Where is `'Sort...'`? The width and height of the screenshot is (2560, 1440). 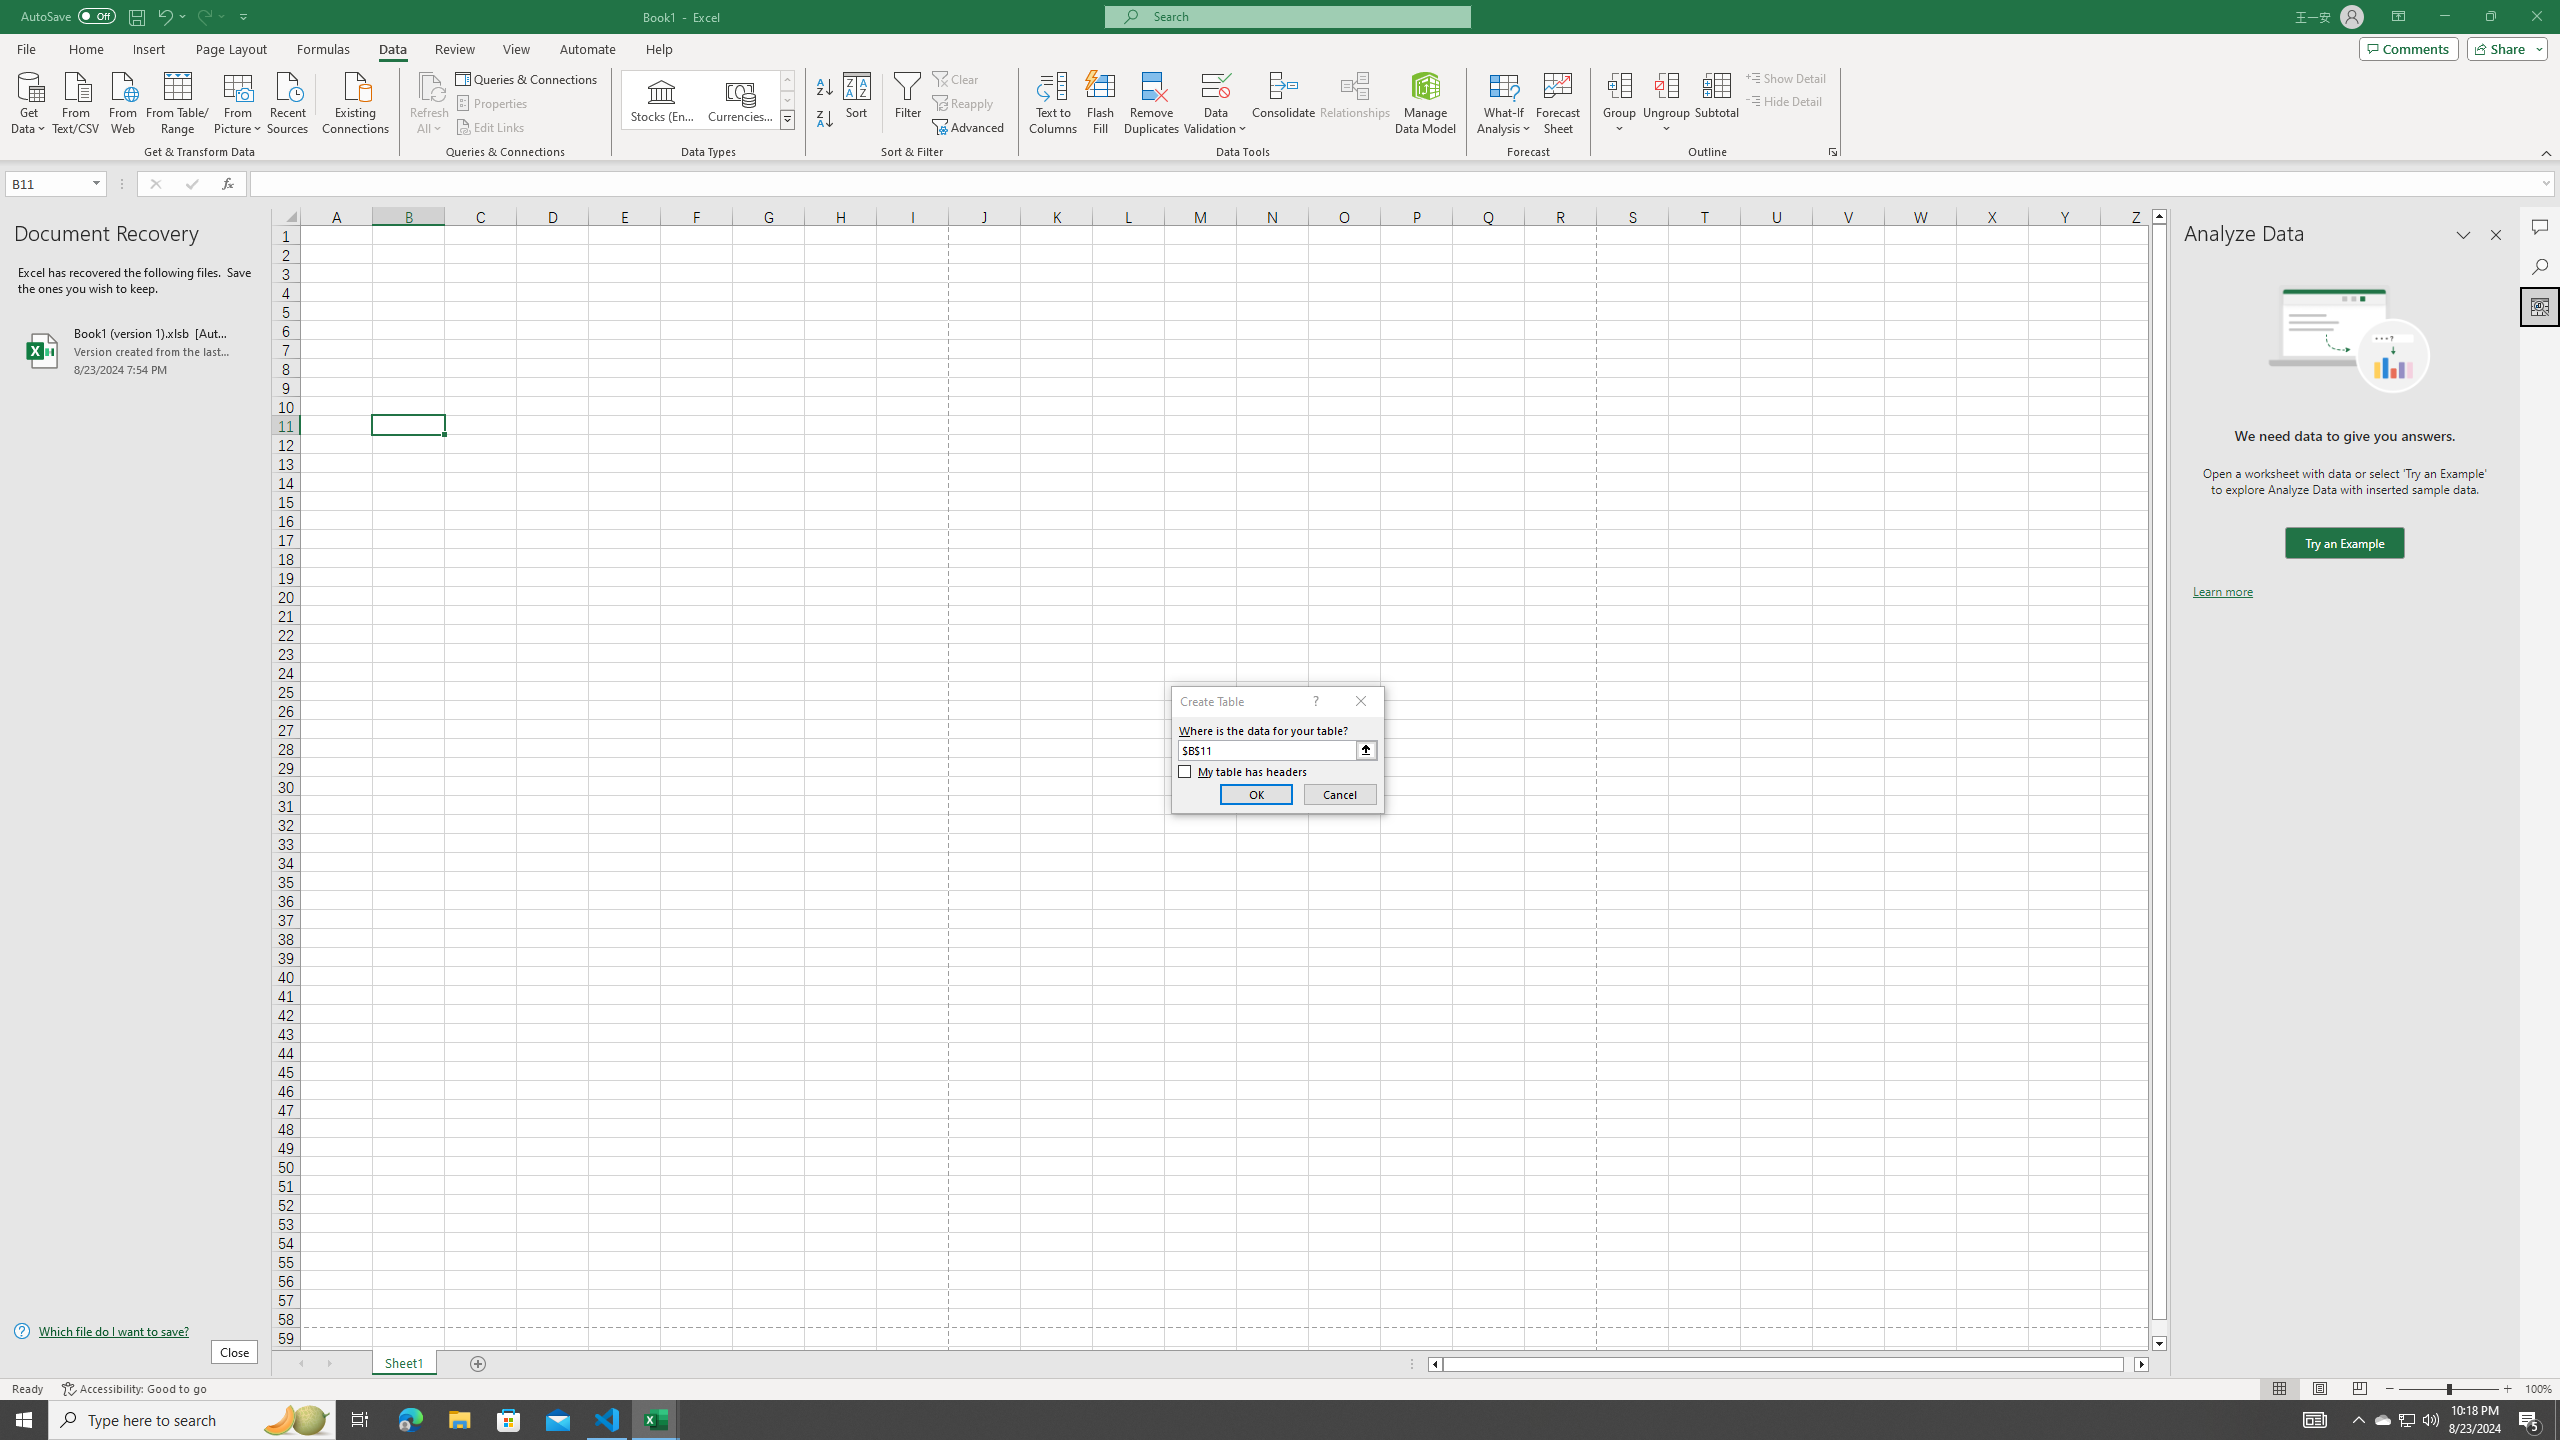 'Sort...' is located at coordinates (856, 103).